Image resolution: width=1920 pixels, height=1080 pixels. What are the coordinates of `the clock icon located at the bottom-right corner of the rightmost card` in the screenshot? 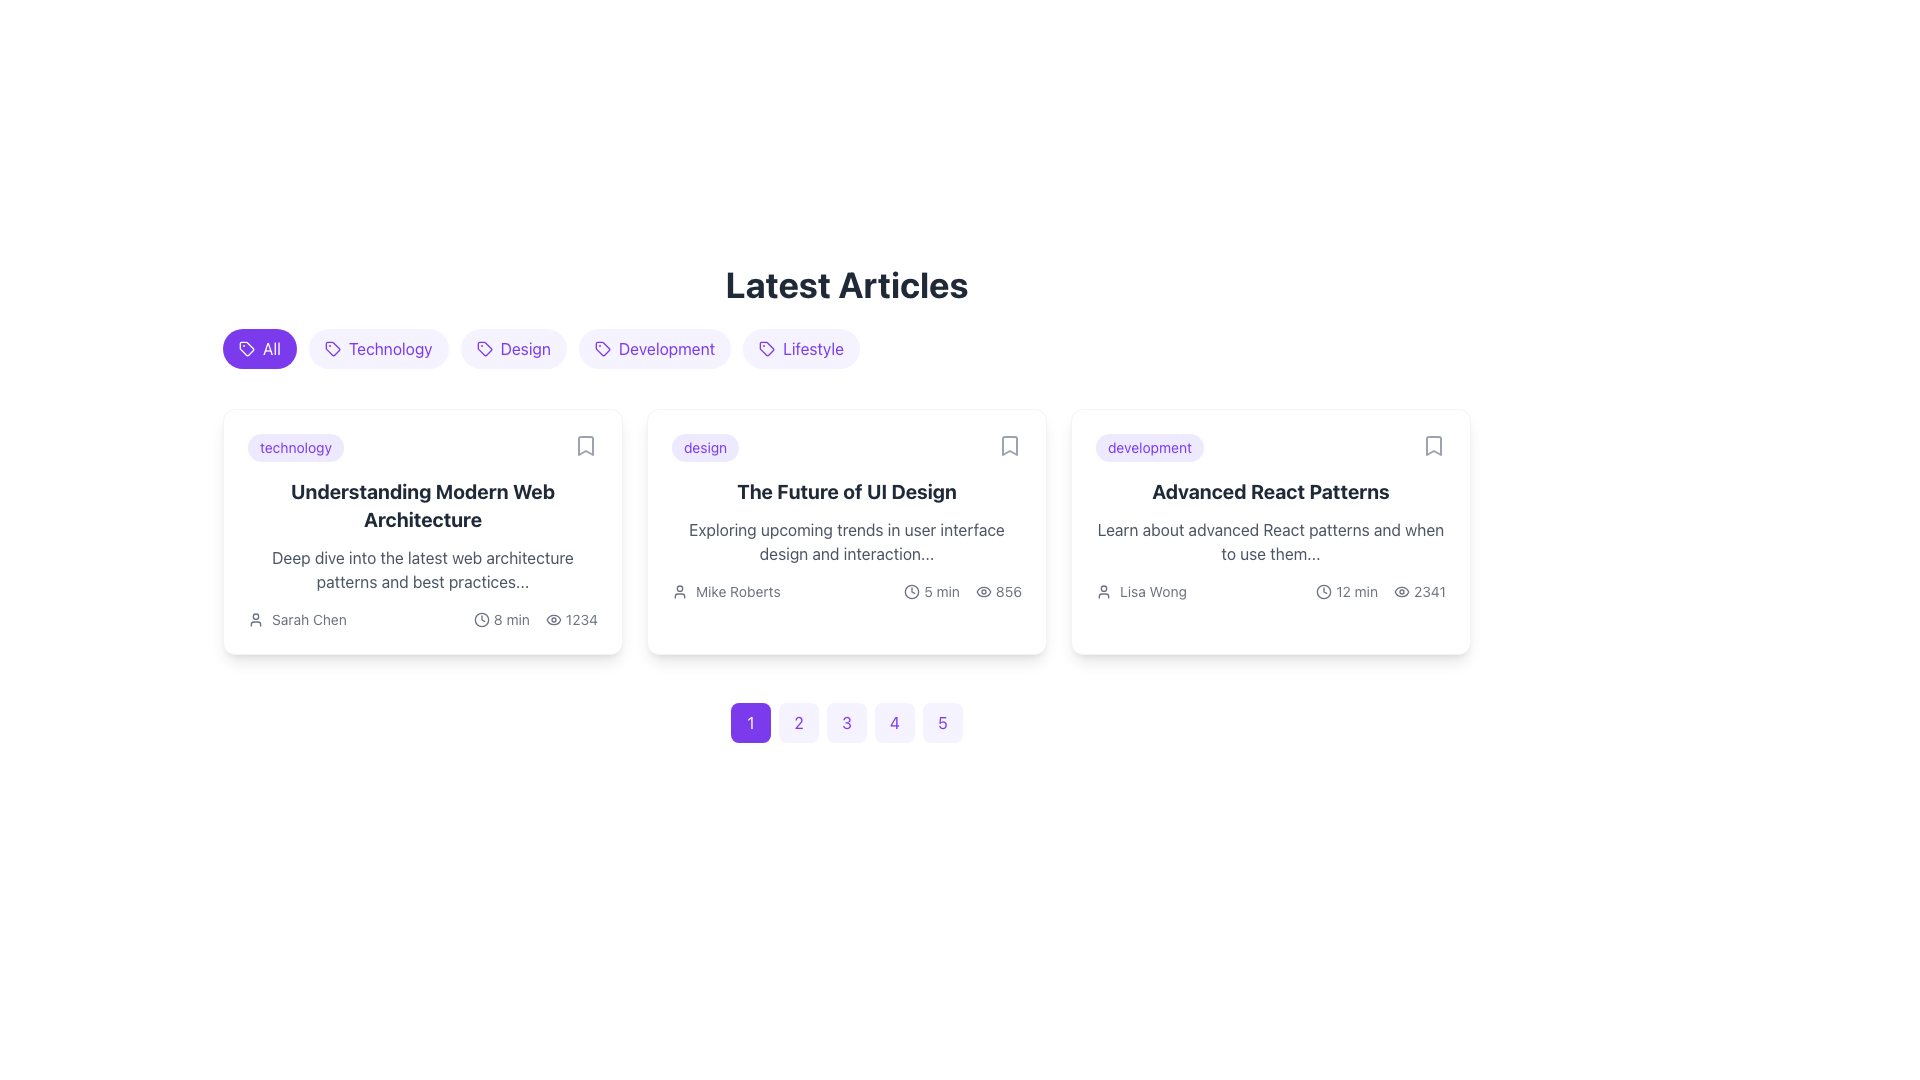 It's located at (1324, 590).